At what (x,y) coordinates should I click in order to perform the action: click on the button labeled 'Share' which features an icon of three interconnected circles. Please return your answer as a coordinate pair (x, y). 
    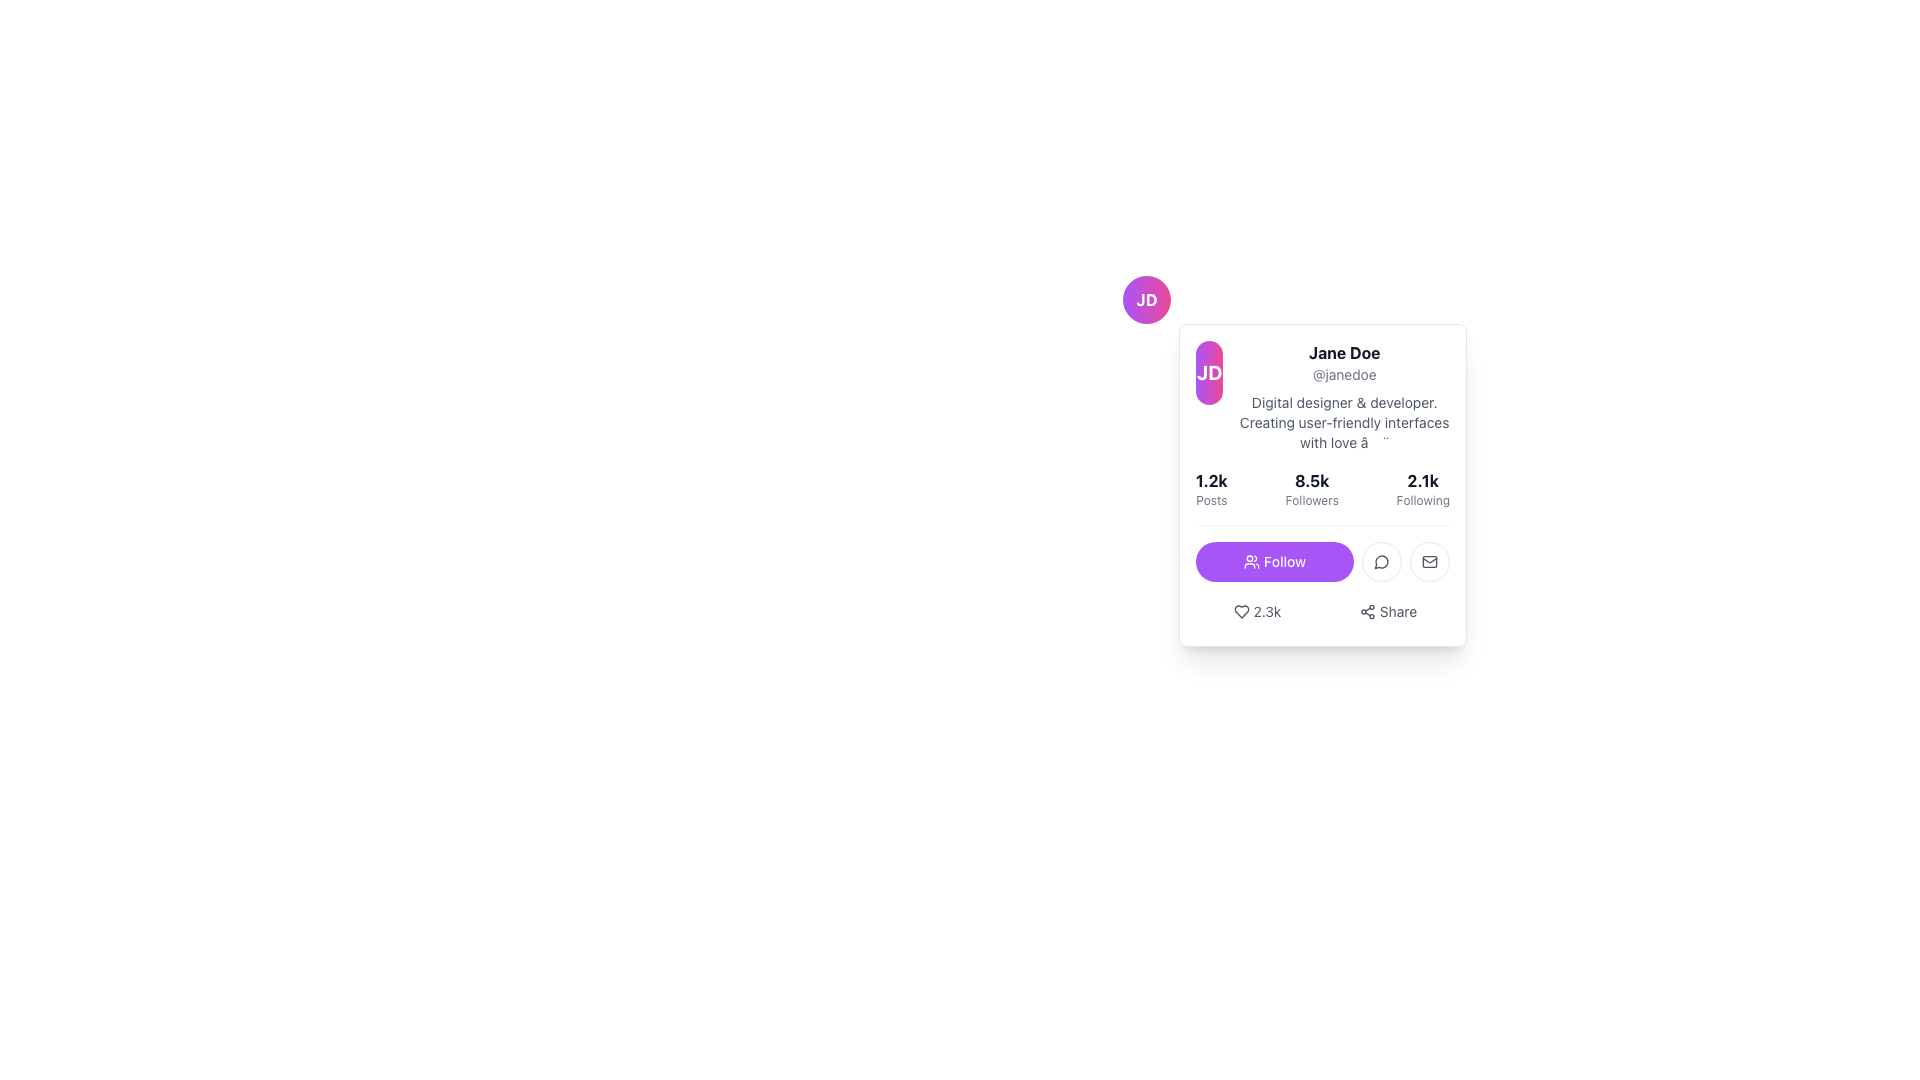
    Looking at the image, I should click on (1387, 611).